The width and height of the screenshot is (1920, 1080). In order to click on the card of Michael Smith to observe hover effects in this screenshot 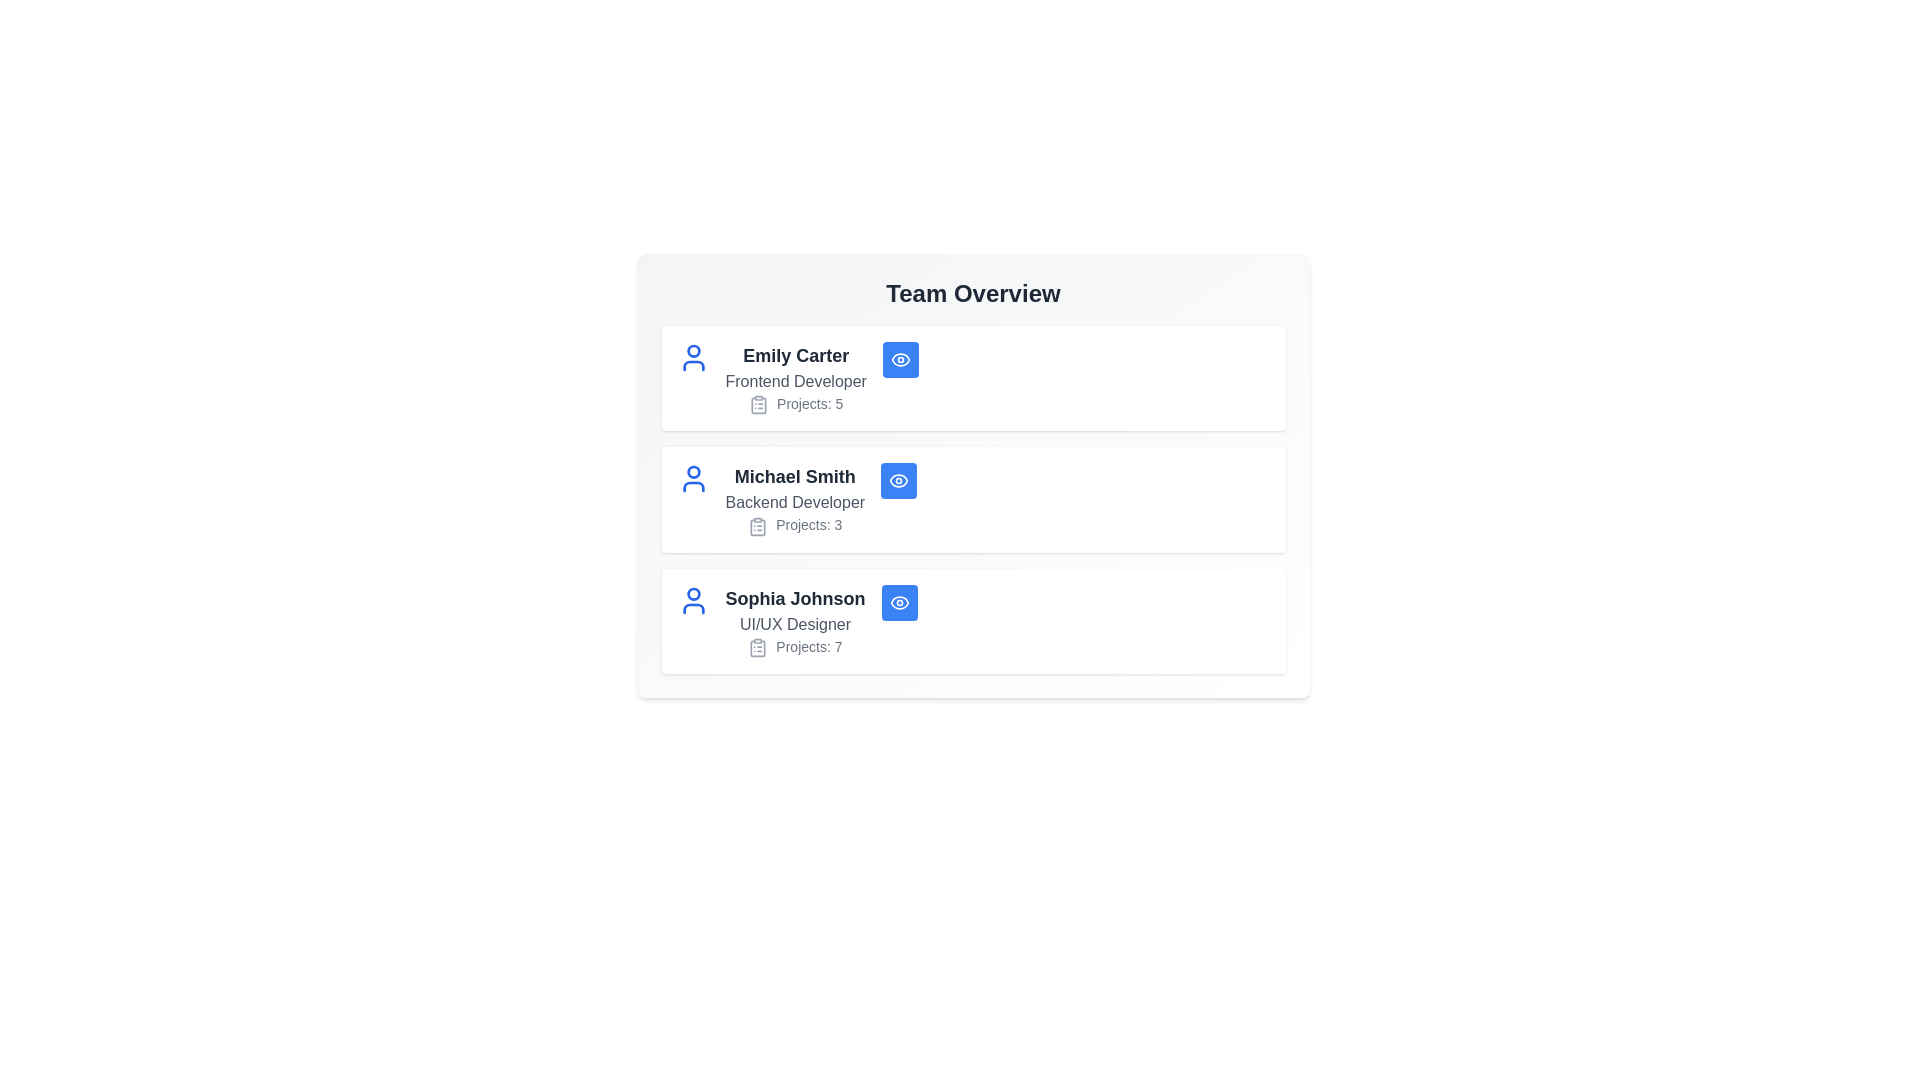, I will do `click(973, 498)`.